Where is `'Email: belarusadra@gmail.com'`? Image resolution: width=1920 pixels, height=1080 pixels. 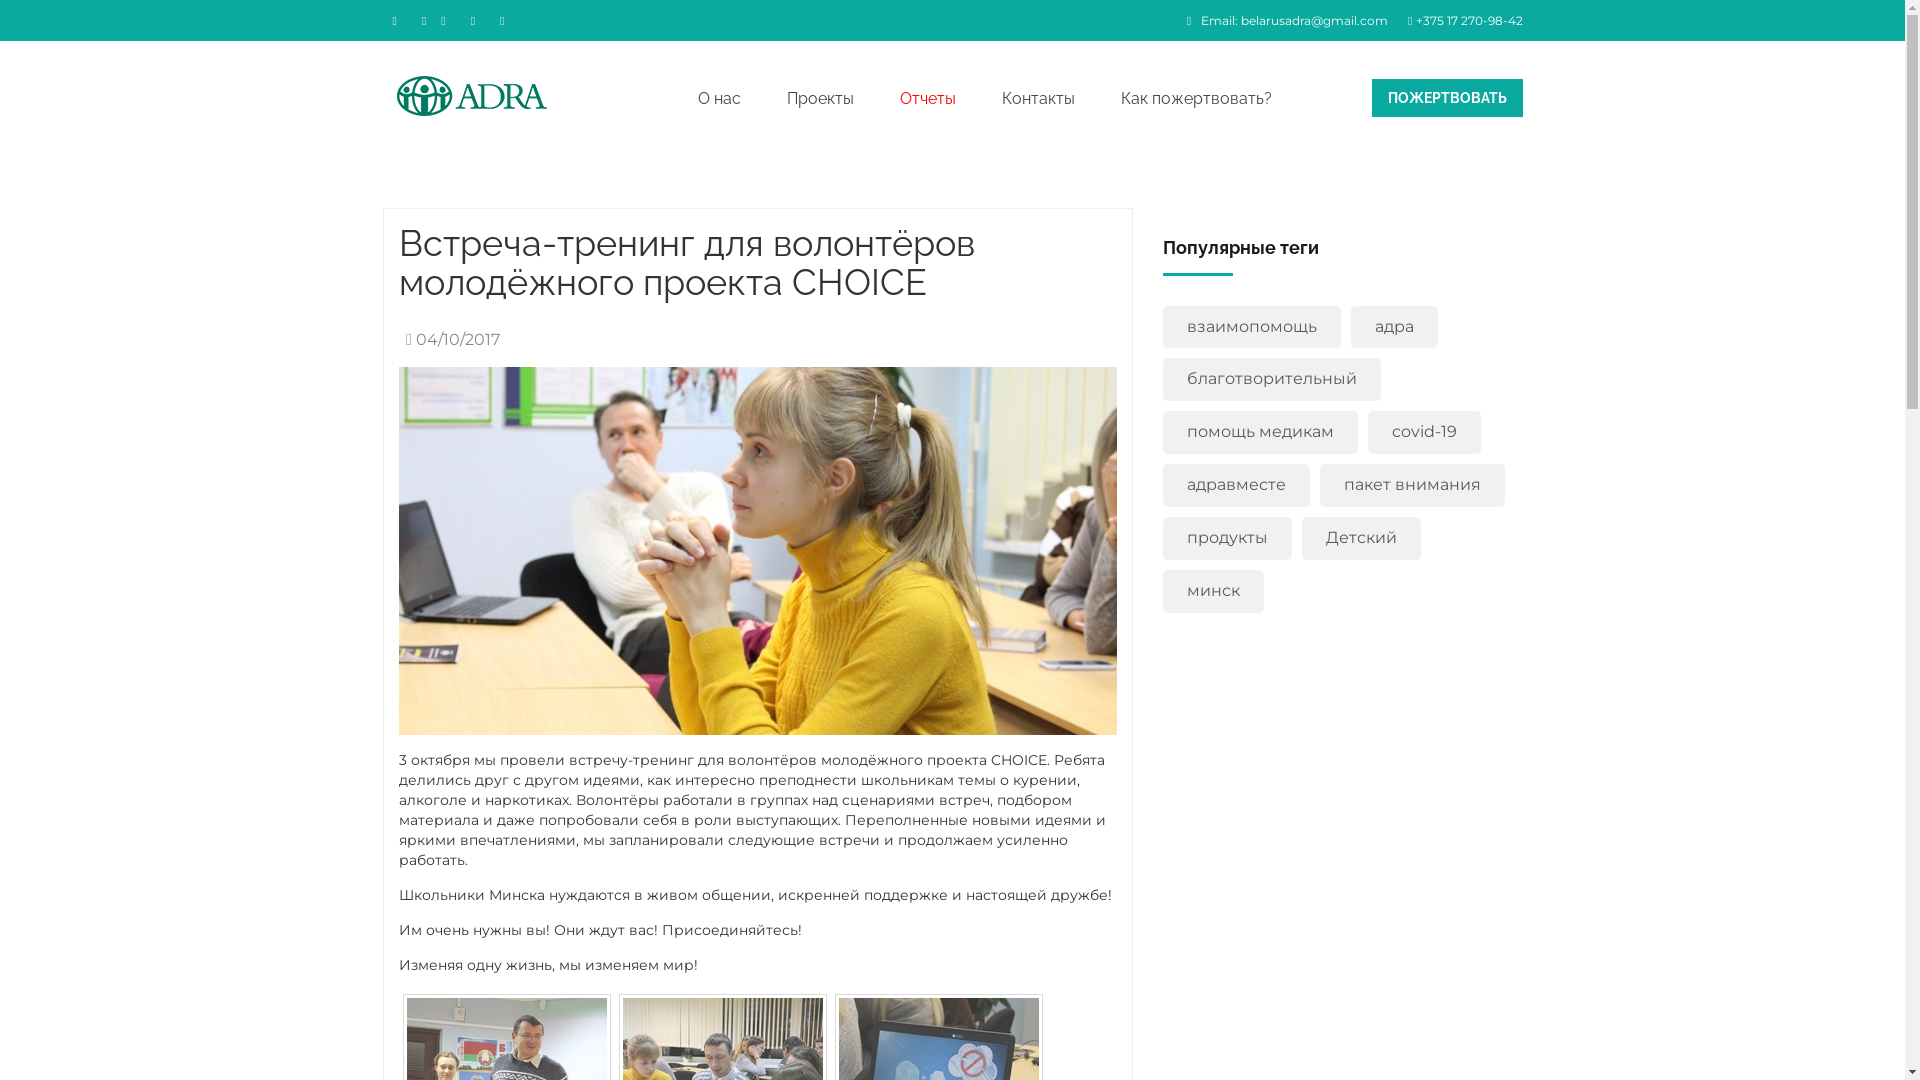
'Email: belarusadra@gmail.com' is located at coordinates (1176, 20).